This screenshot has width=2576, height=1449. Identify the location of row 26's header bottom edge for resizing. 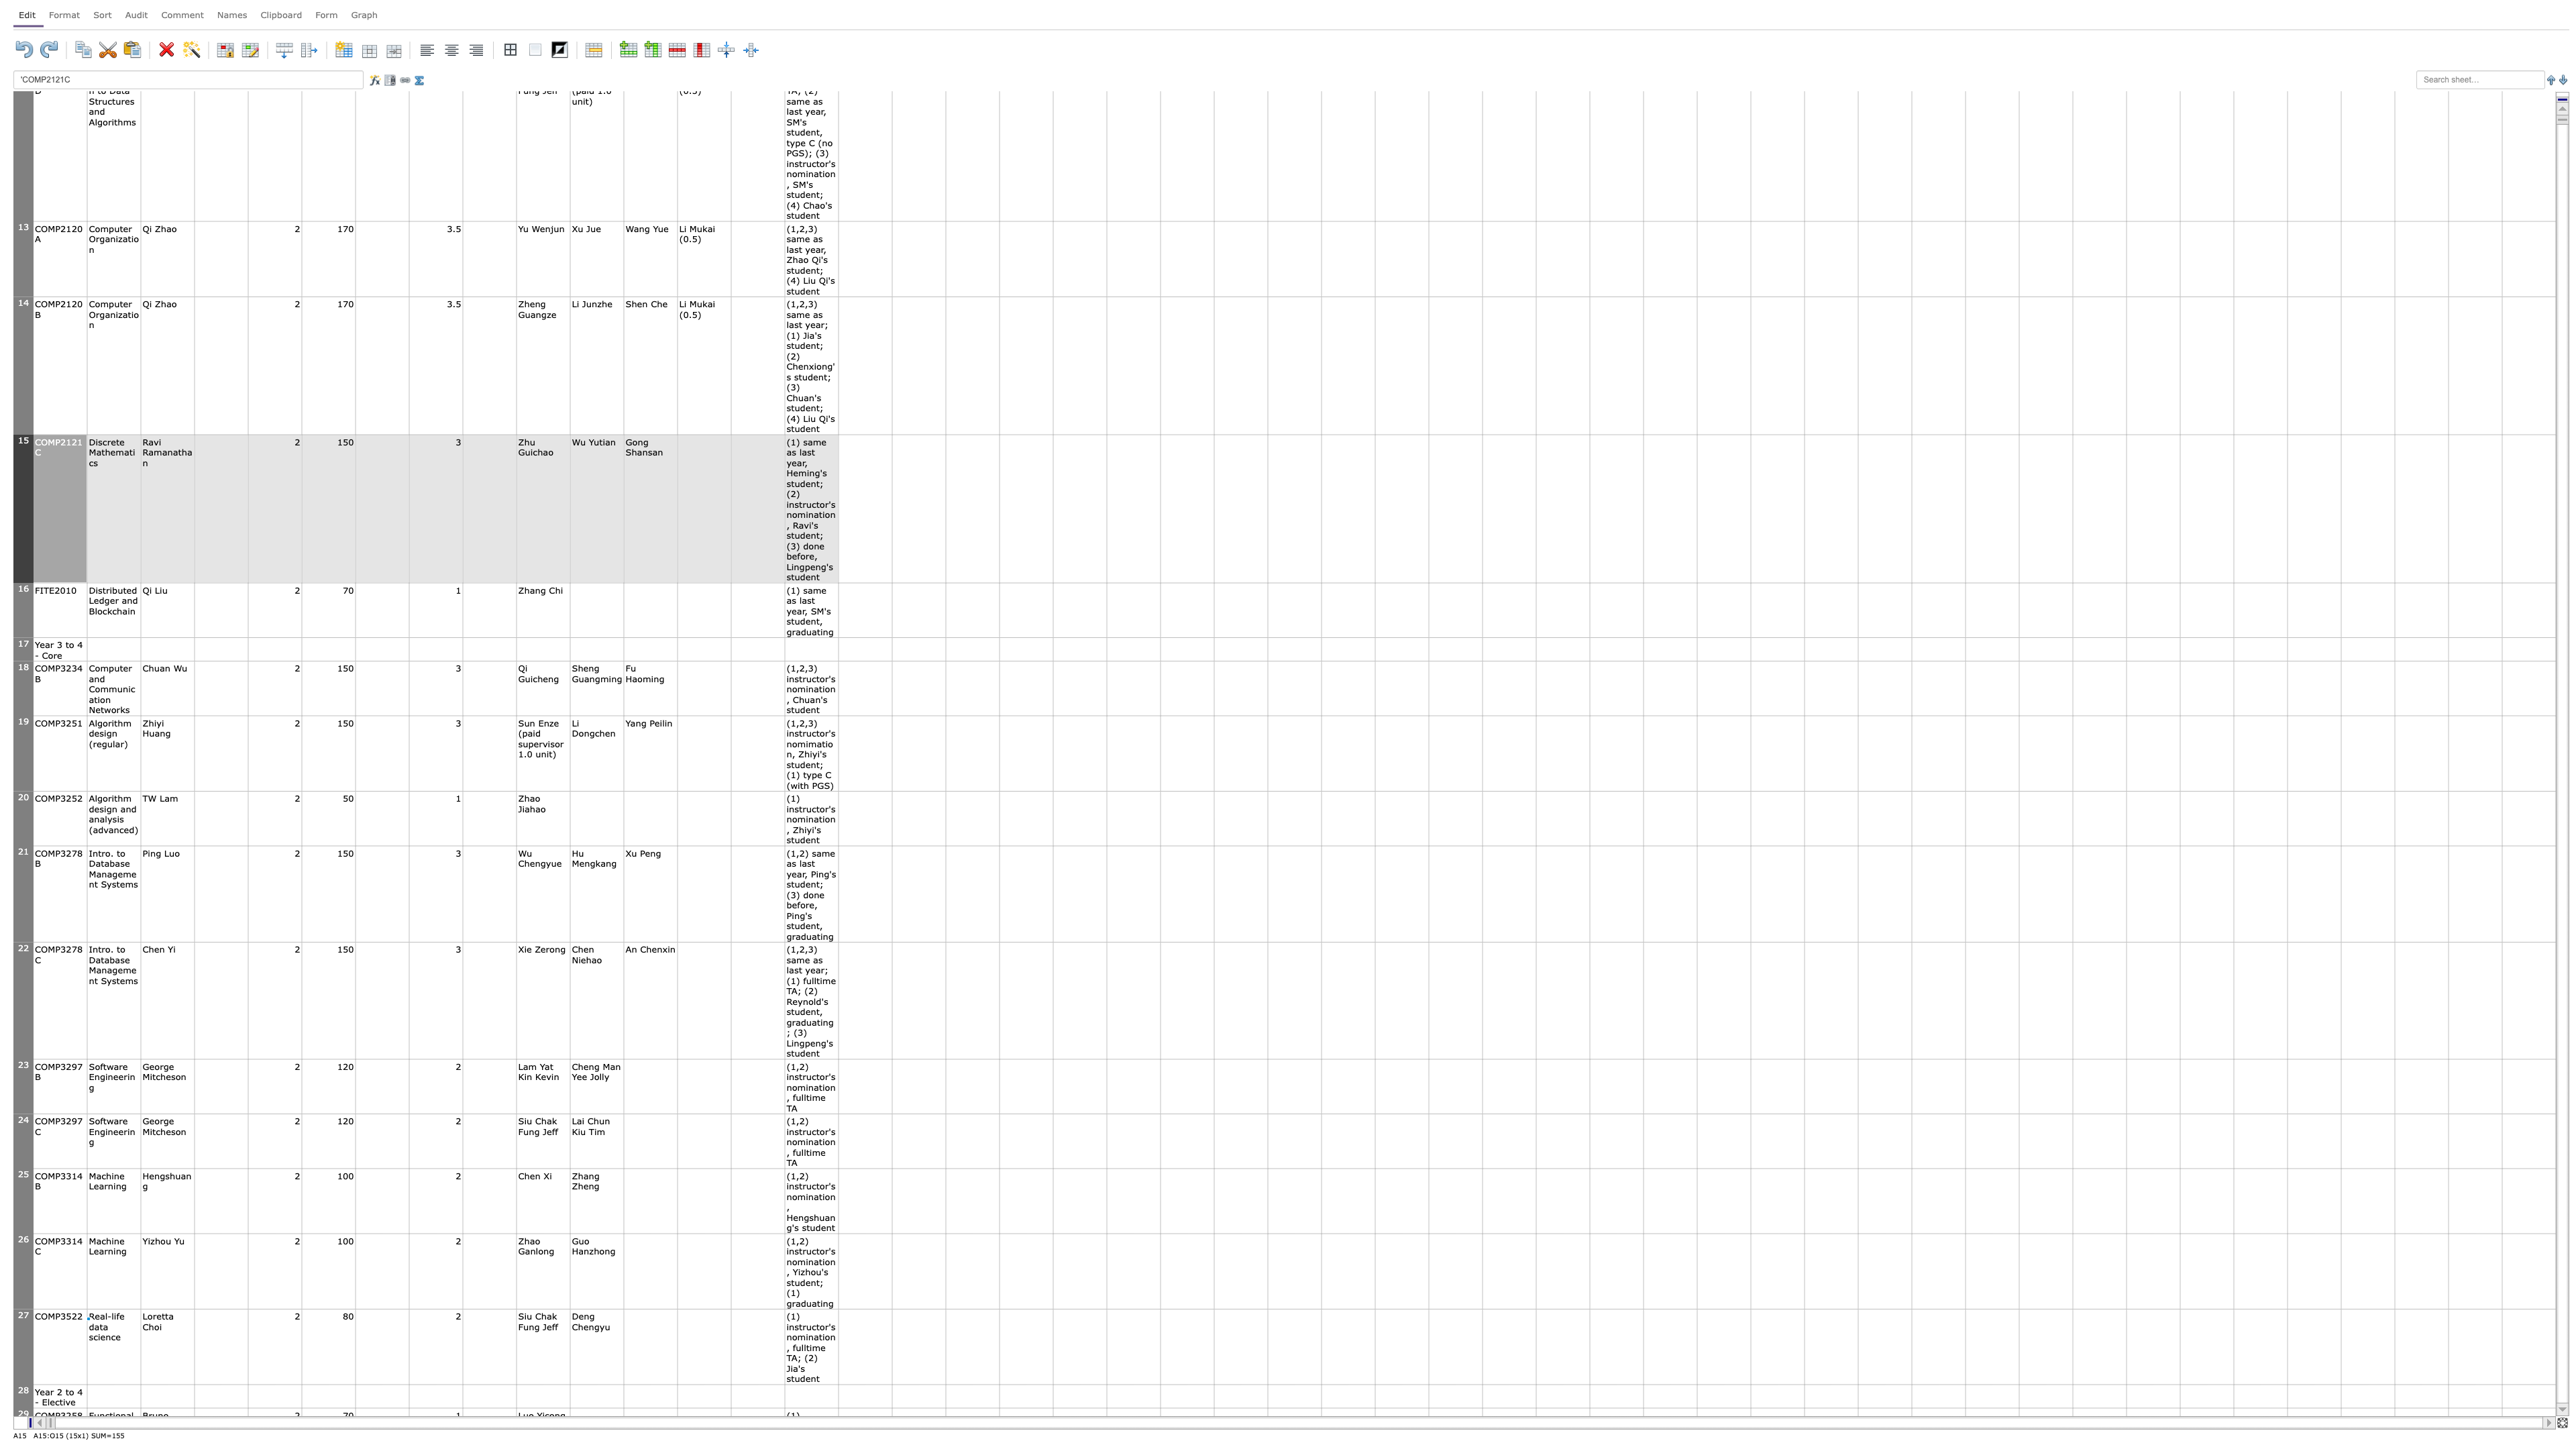
(23, 1309).